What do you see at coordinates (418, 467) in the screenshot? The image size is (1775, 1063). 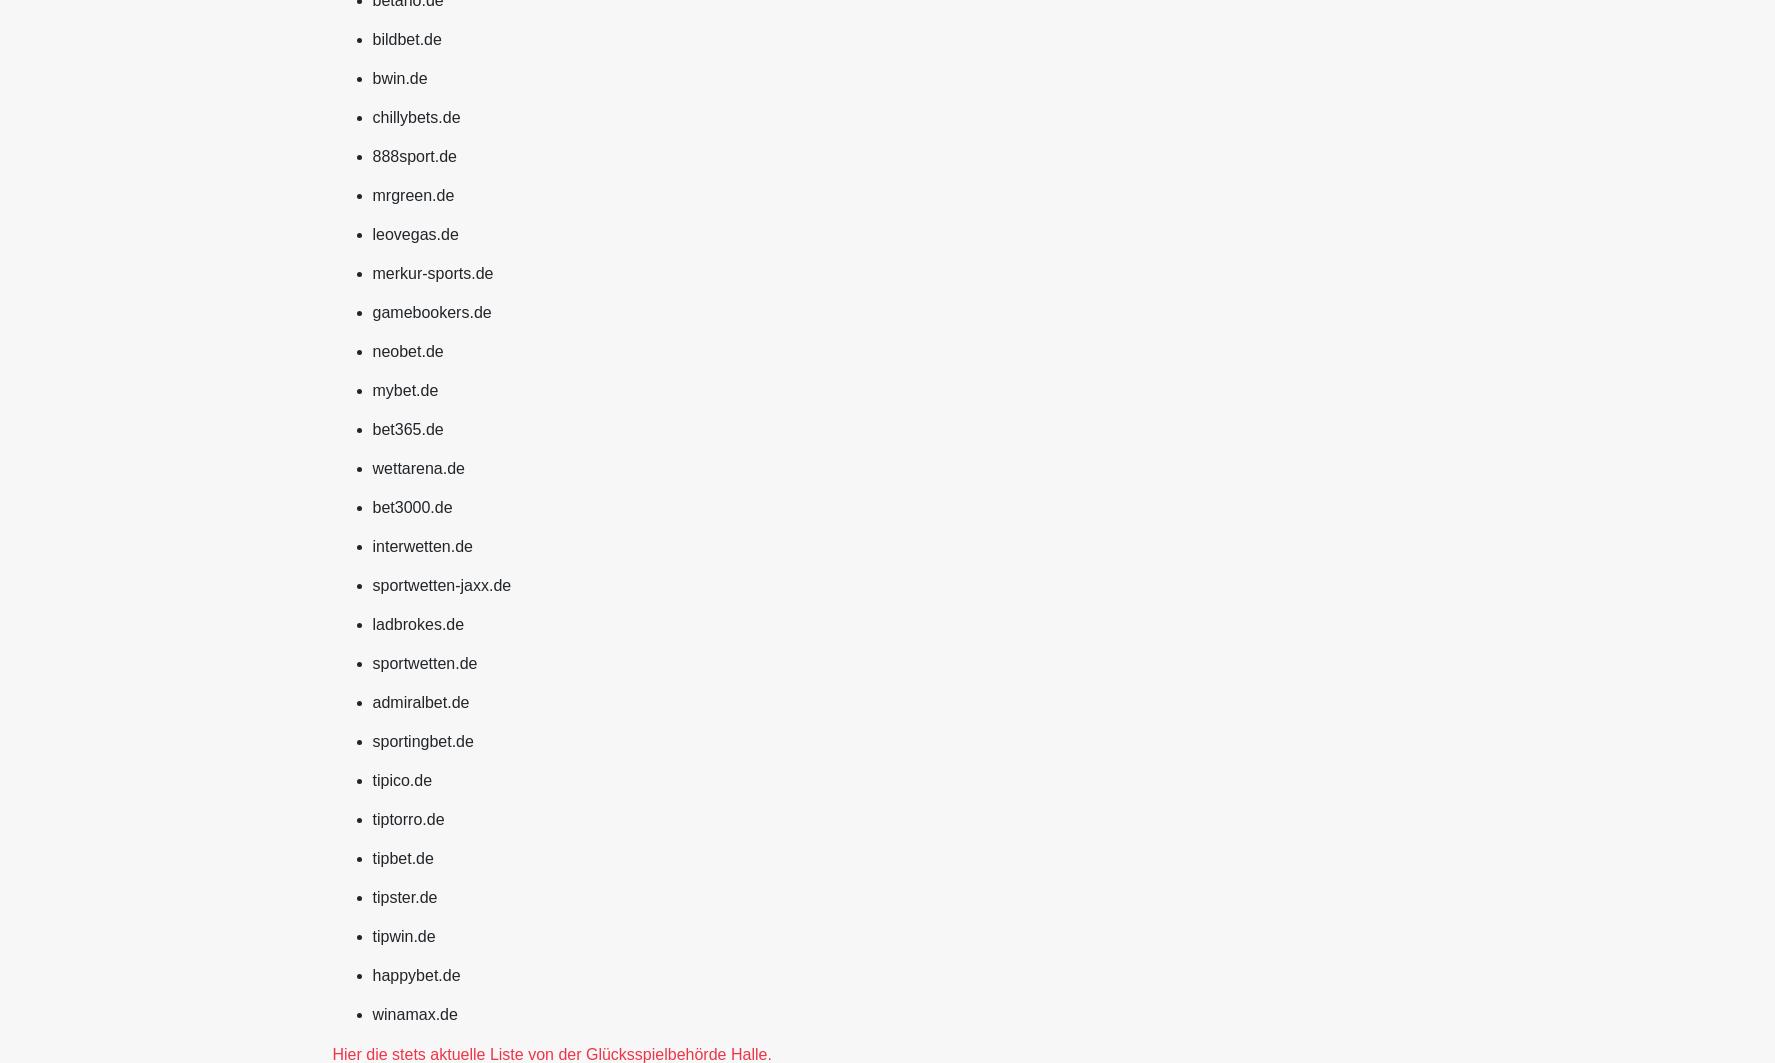 I see `'wettarena.de'` at bounding box center [418, 467].